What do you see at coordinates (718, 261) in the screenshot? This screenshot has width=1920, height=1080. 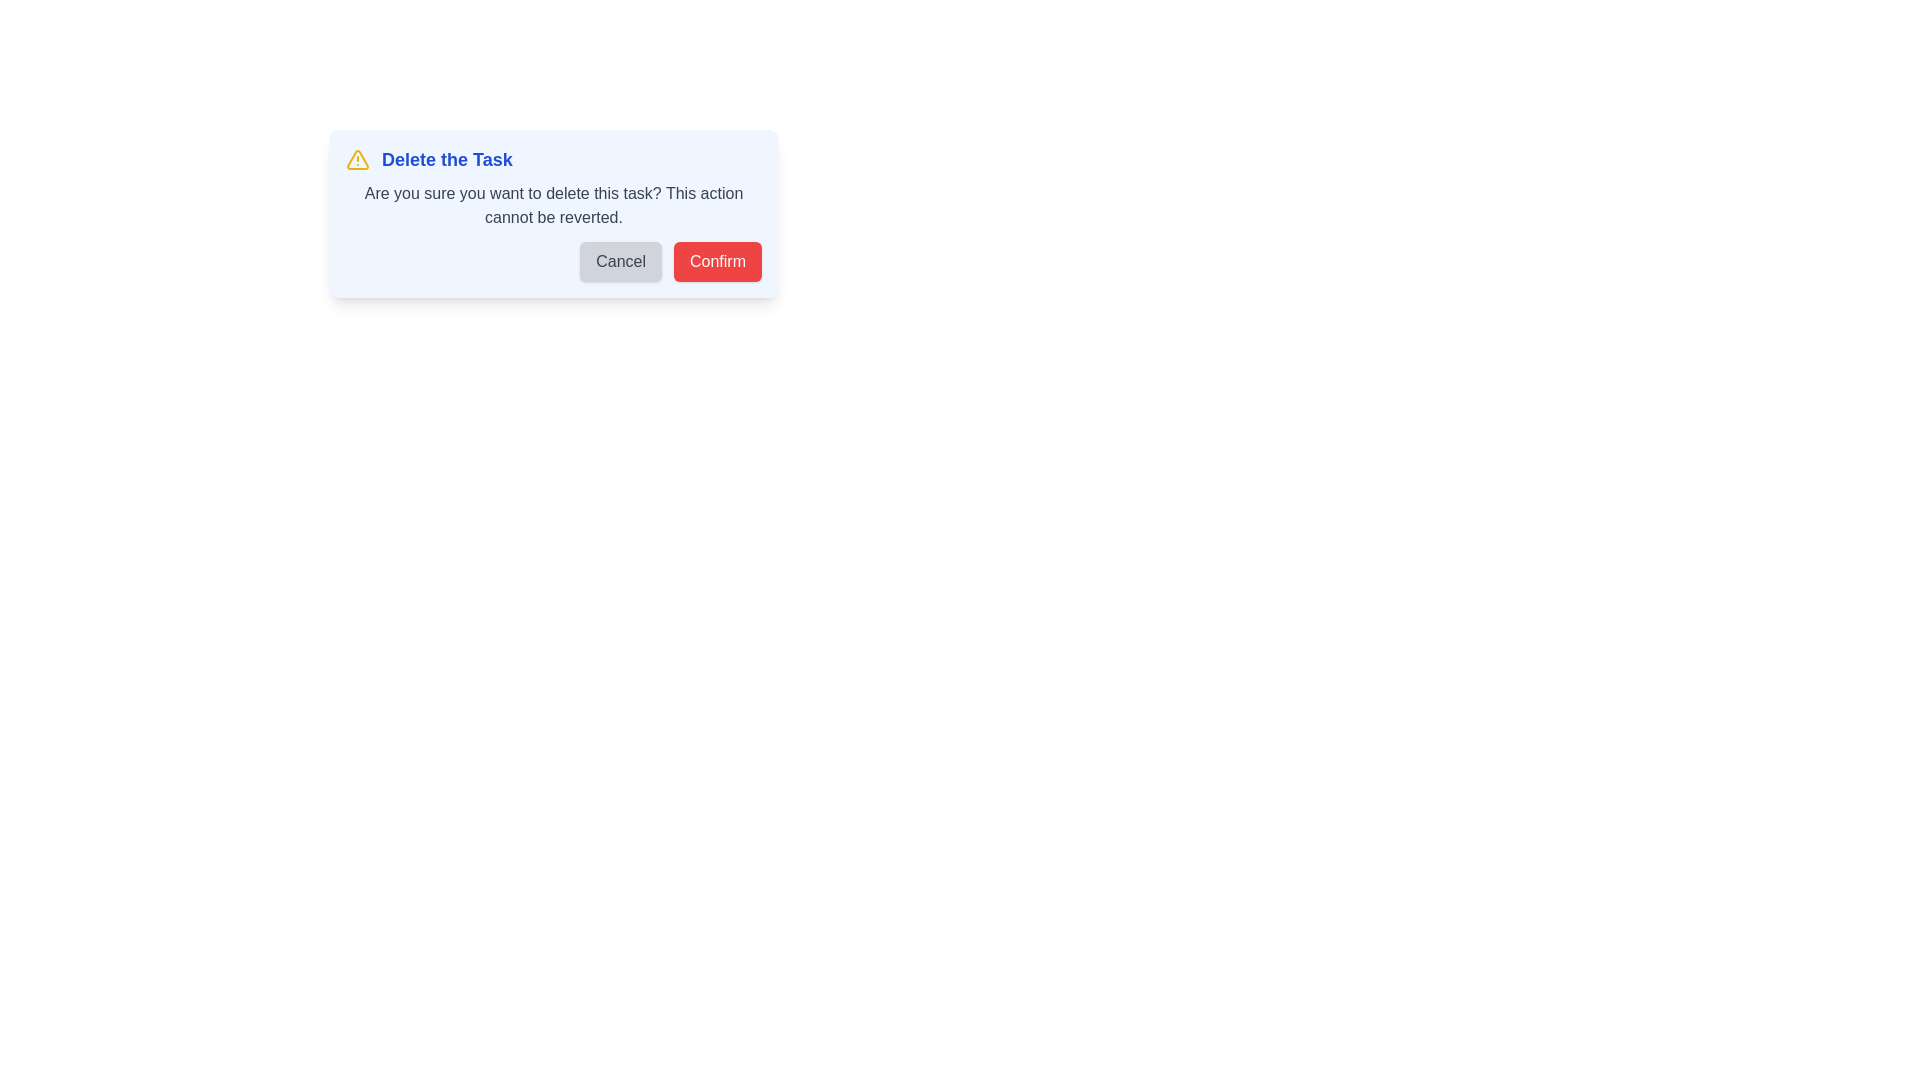 I see `the 'Confirm' button with a red background and white text` at bounding box center [718, 261].